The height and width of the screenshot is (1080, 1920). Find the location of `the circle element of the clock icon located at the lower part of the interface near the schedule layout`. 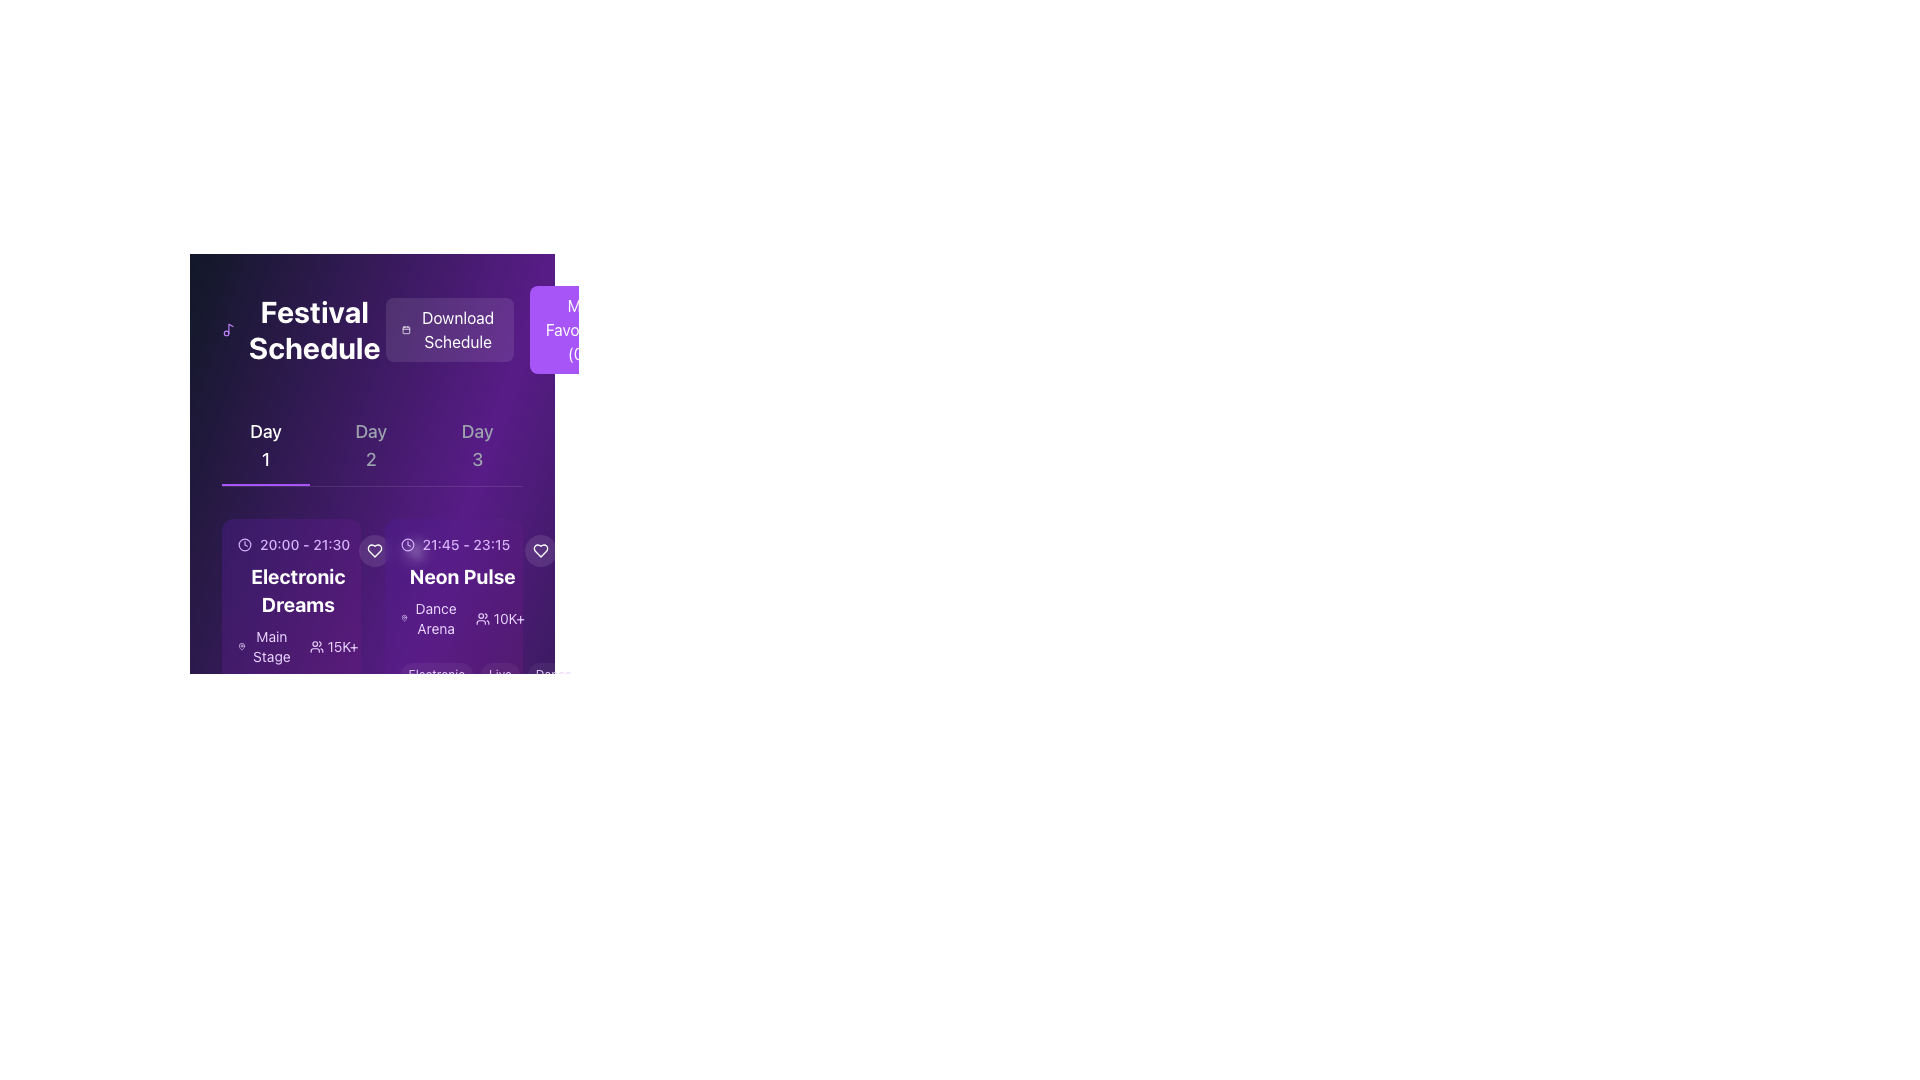

the circle element of the clock icon located at the lower part of the interface near the schedule layout is located at coordinates (243, 788).